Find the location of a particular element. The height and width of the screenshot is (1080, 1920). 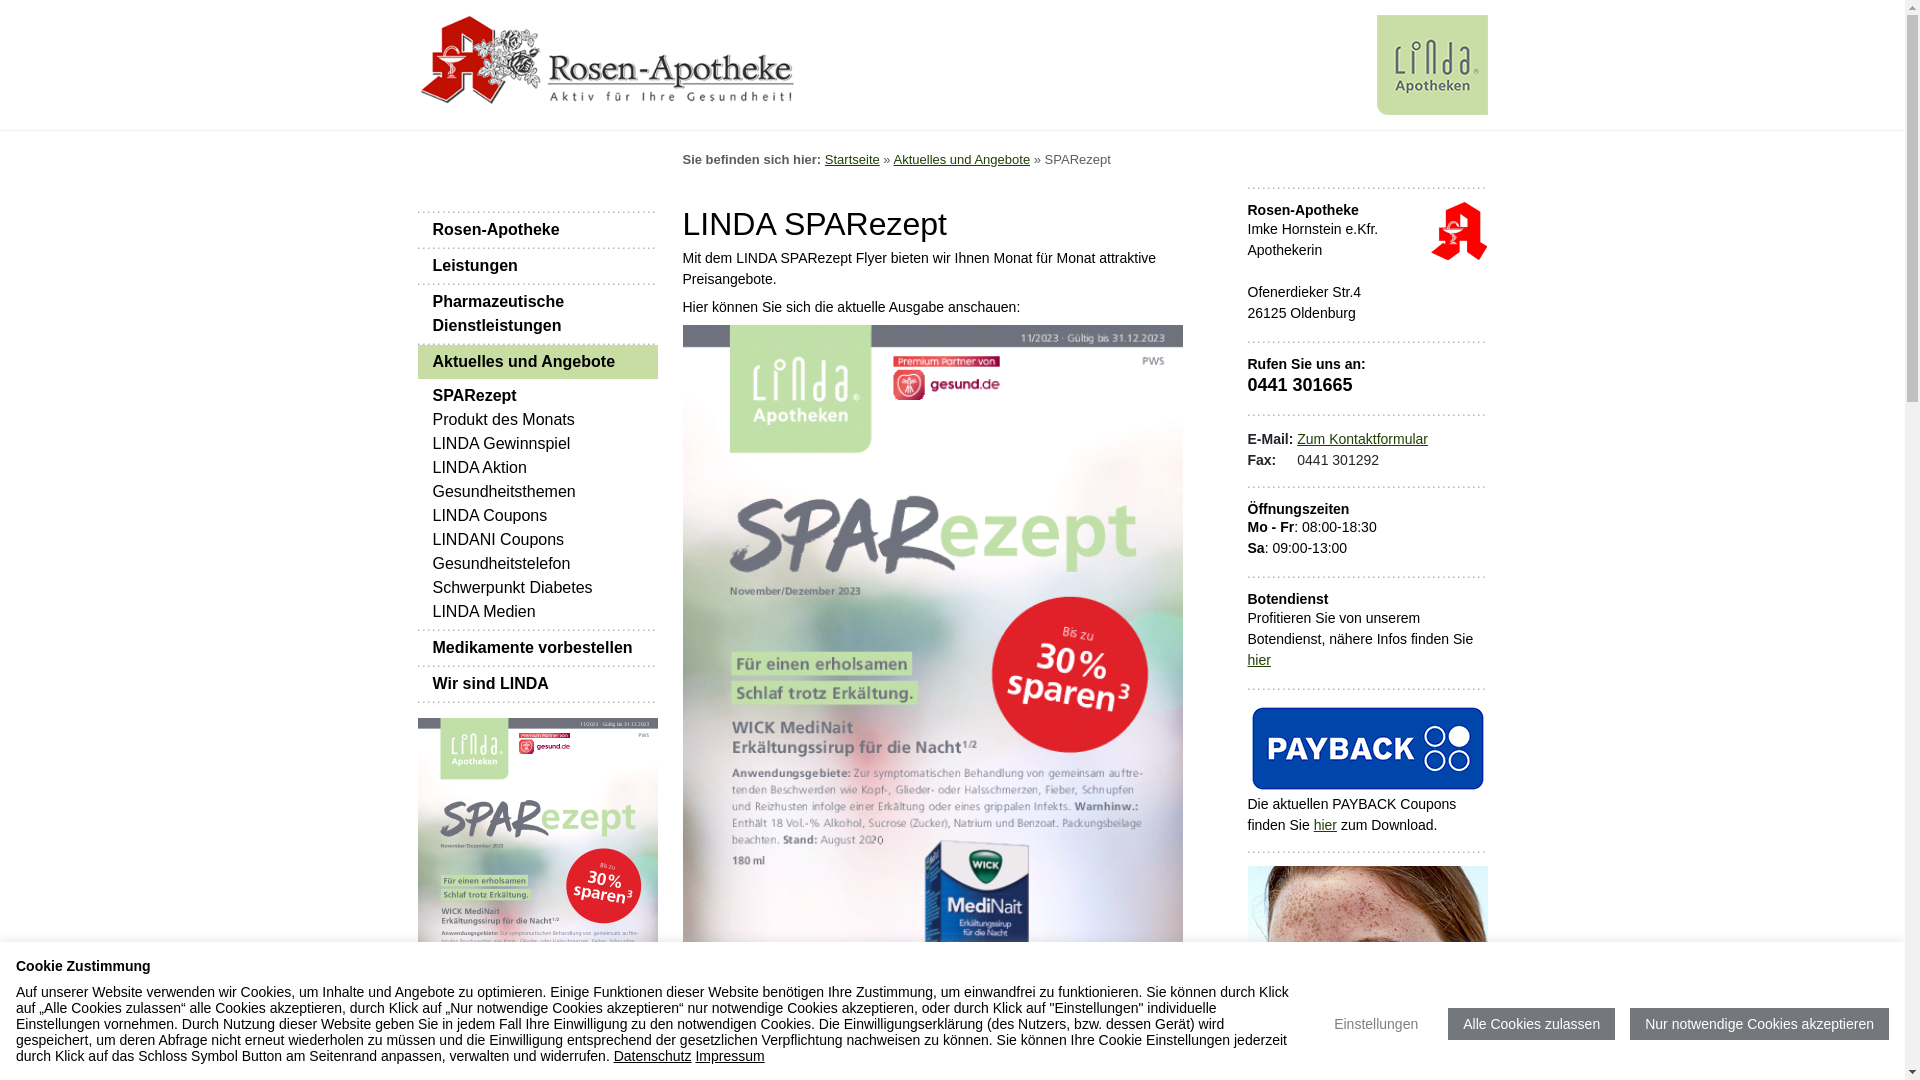

'LINDANI Coupons' is located at coordinates (498, 538).